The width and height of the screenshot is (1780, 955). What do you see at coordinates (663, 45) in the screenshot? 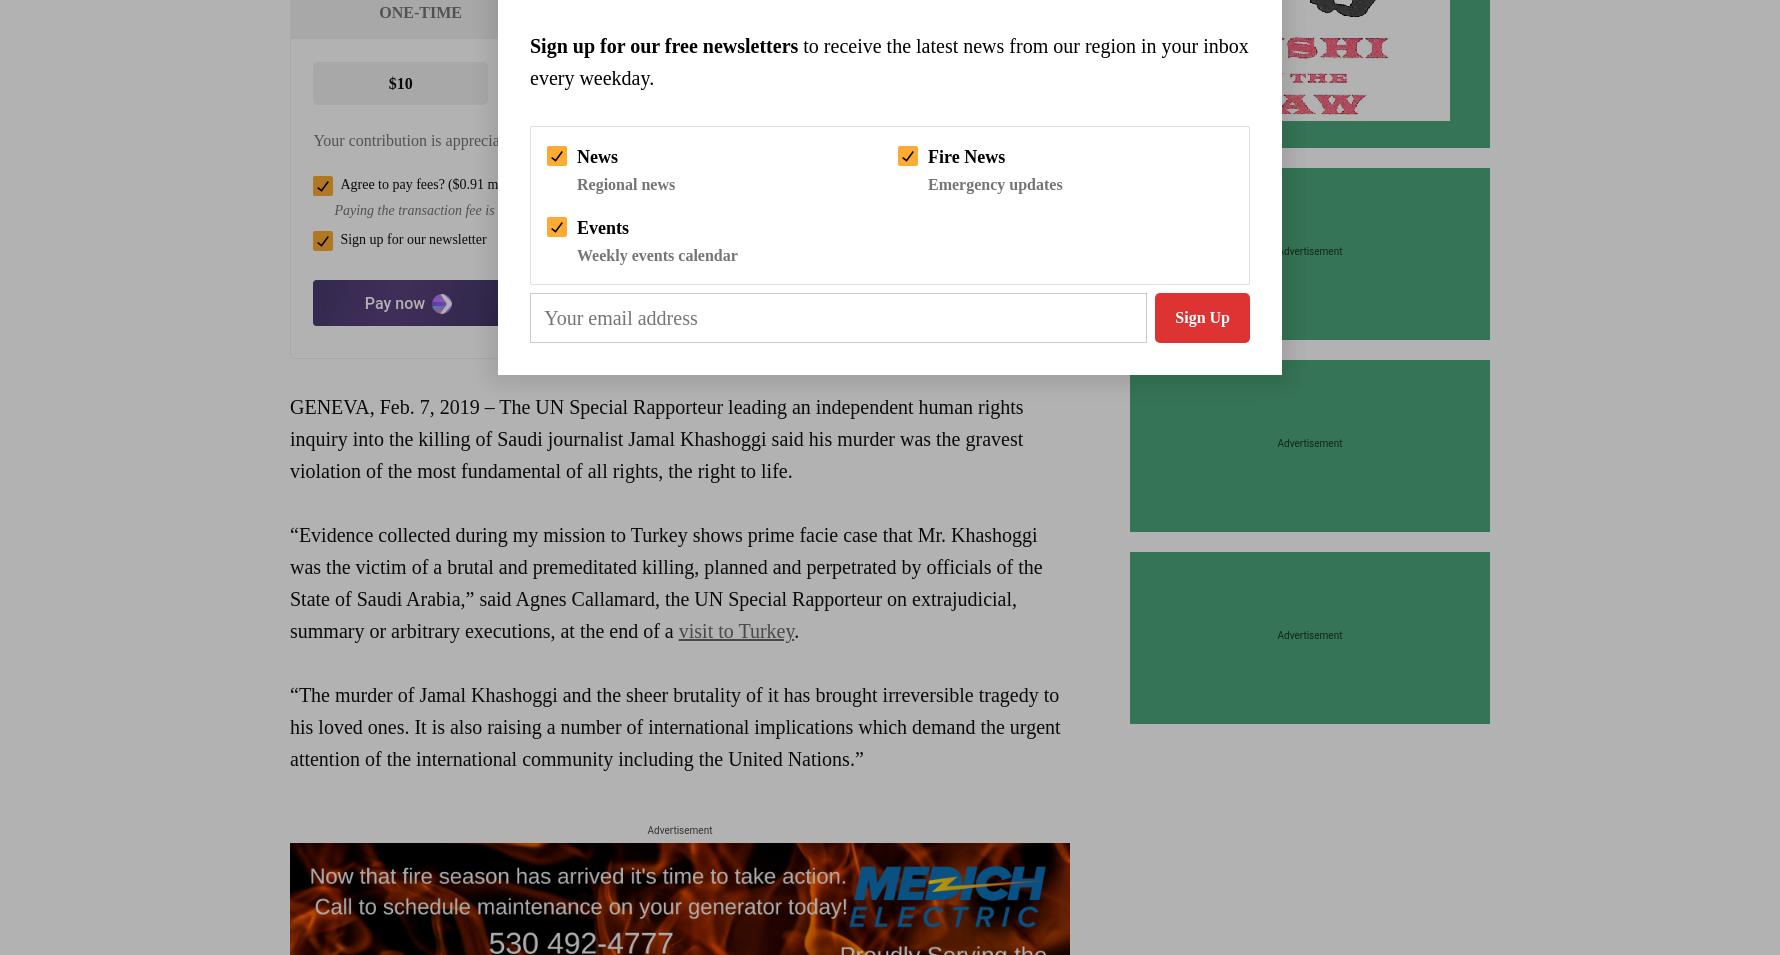
I see `'Sign up for our free newsletters'` at bounding box center [663, 45].